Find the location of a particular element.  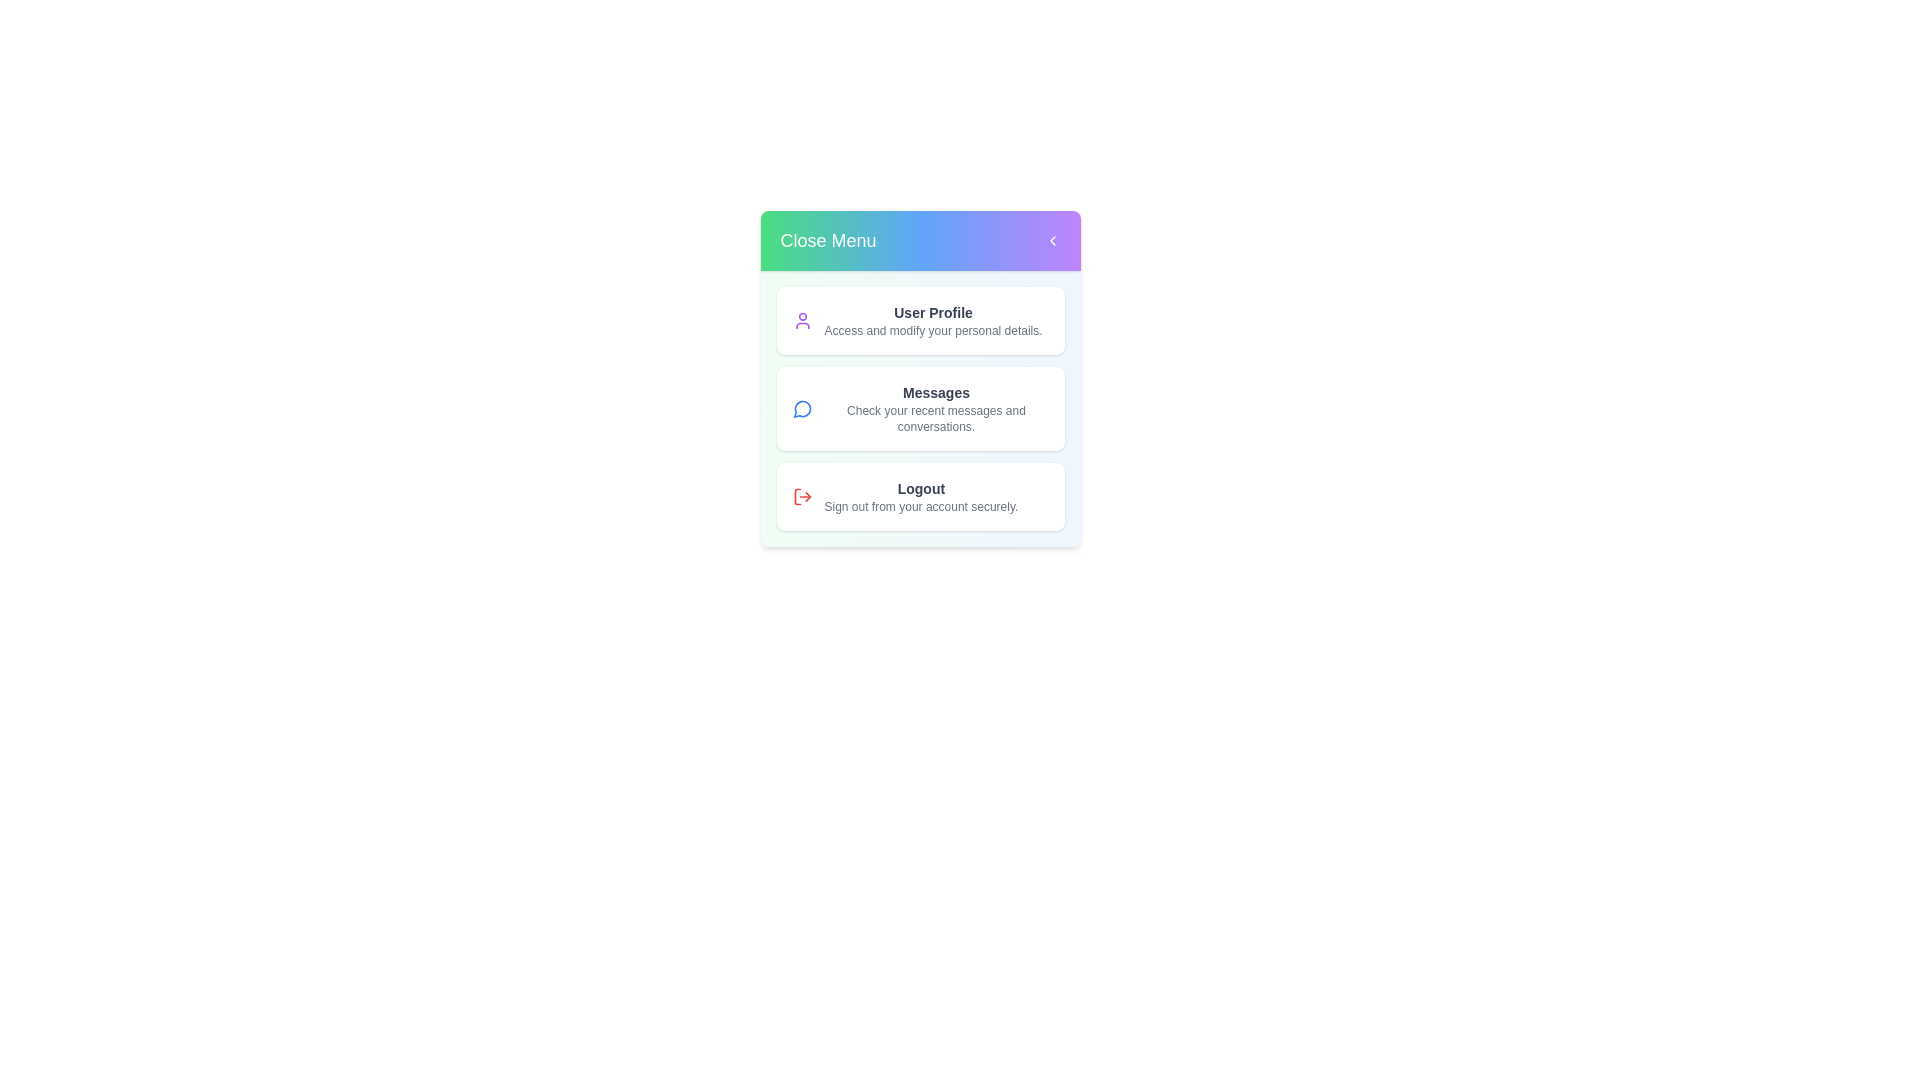

the menu option Messages by clicking on it is located at coordinates (919, 407).